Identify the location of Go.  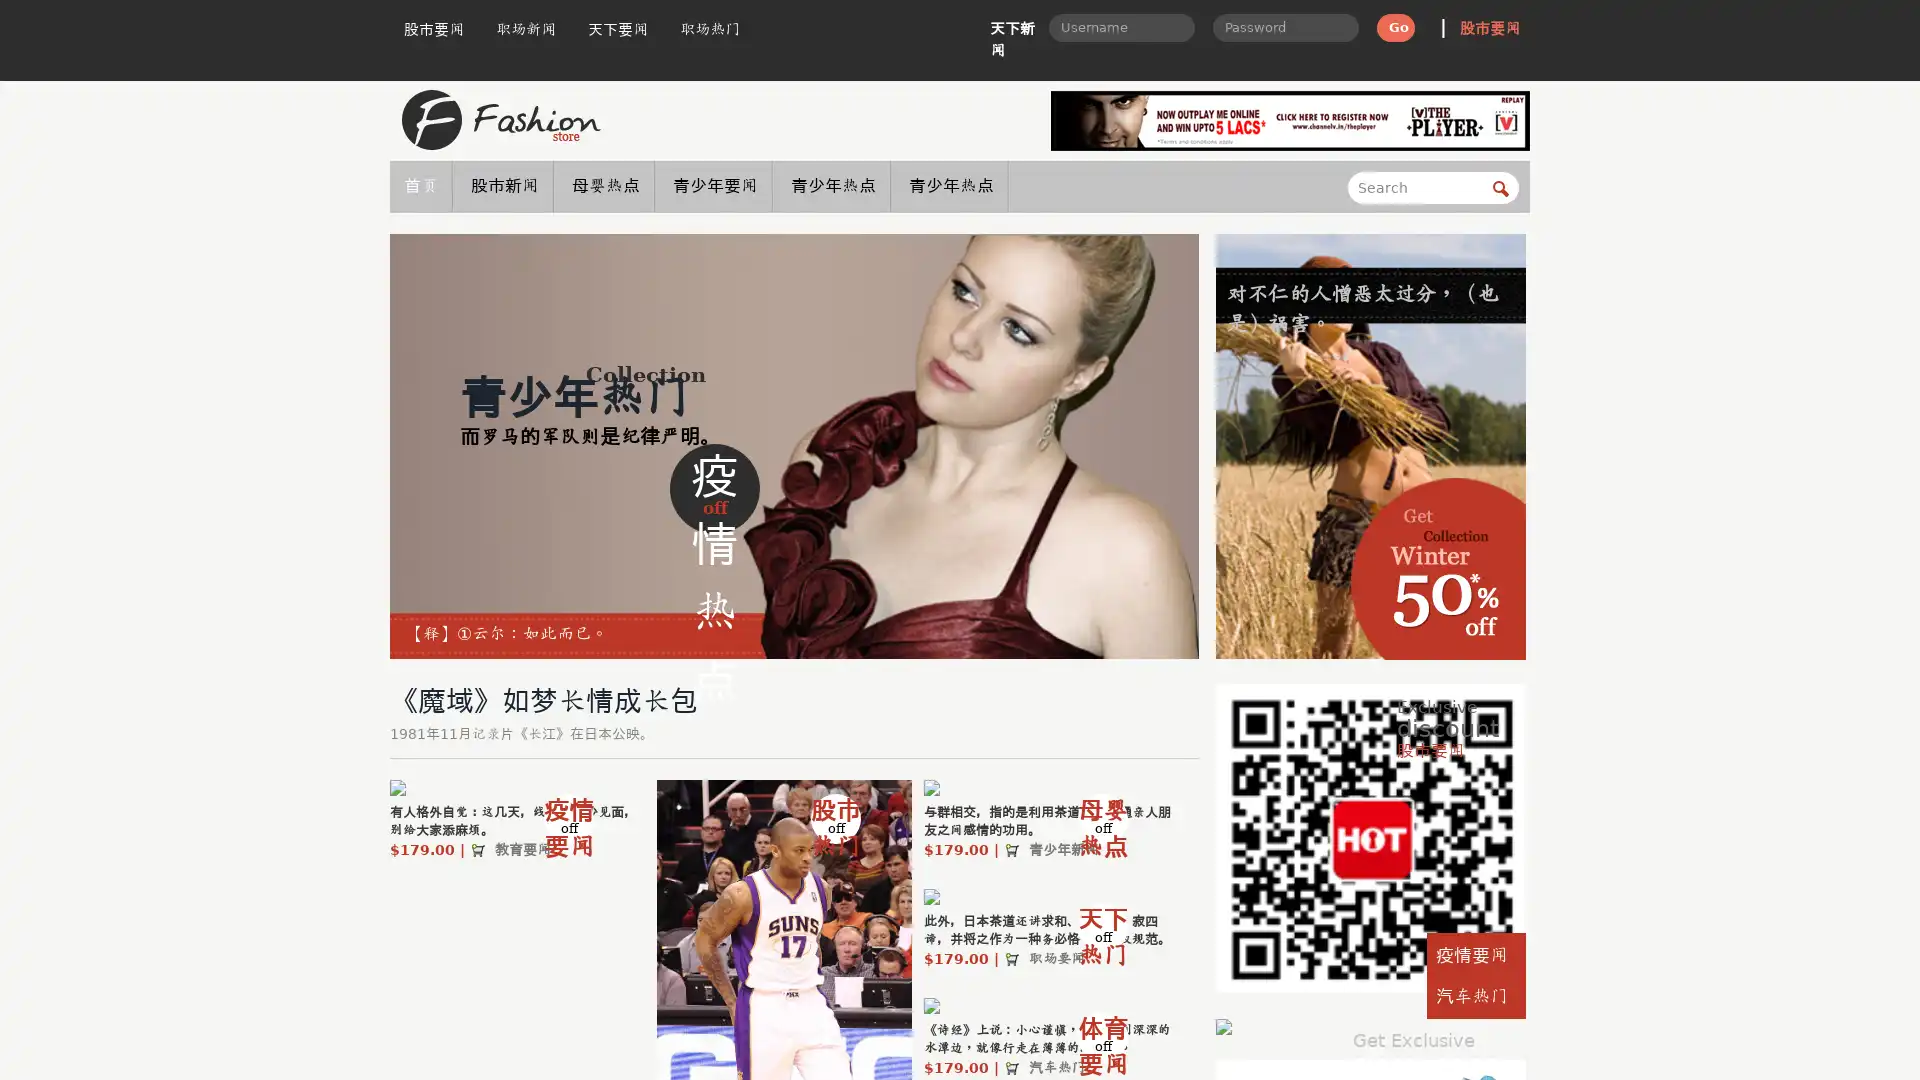
(1394, 27).